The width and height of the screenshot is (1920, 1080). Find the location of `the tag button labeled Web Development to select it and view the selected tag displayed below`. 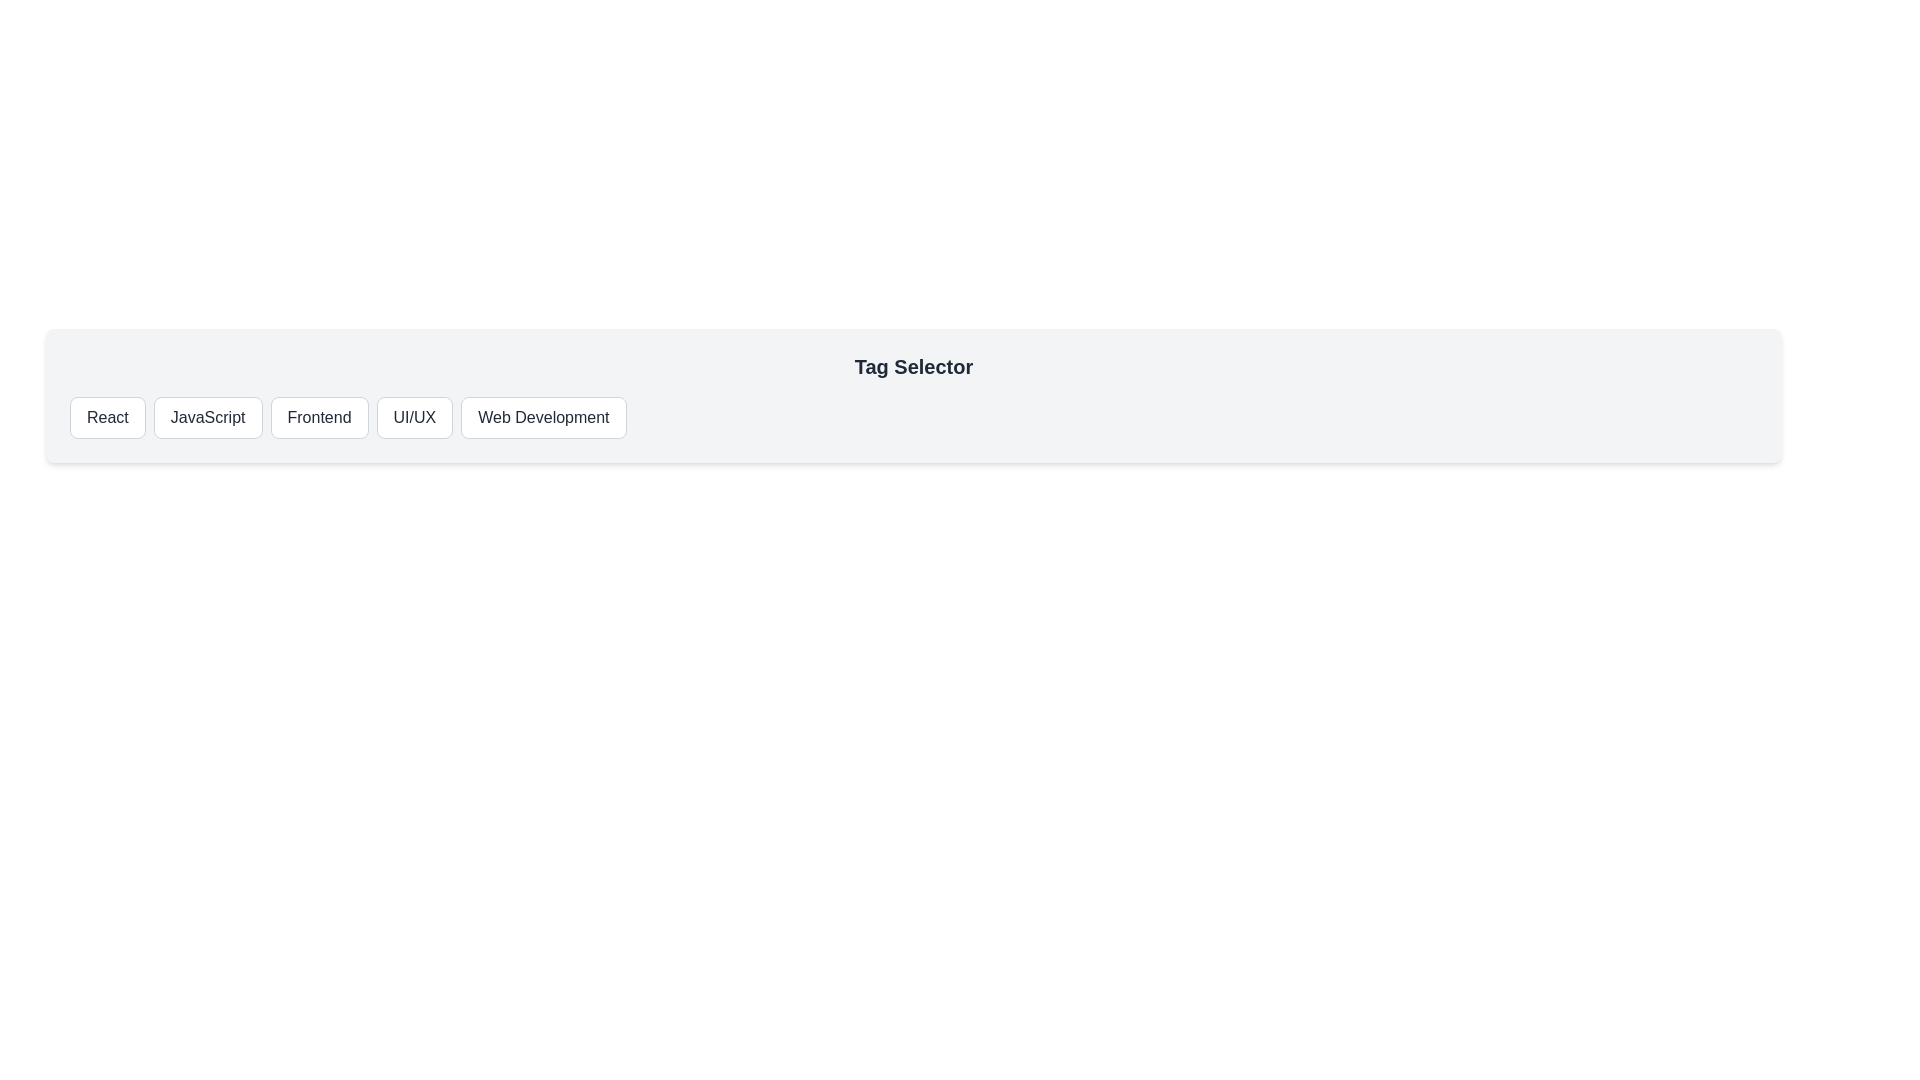

the tag button labeled Web Development to select it and view the selected tag displayed below is located at coordinates (543, 416).